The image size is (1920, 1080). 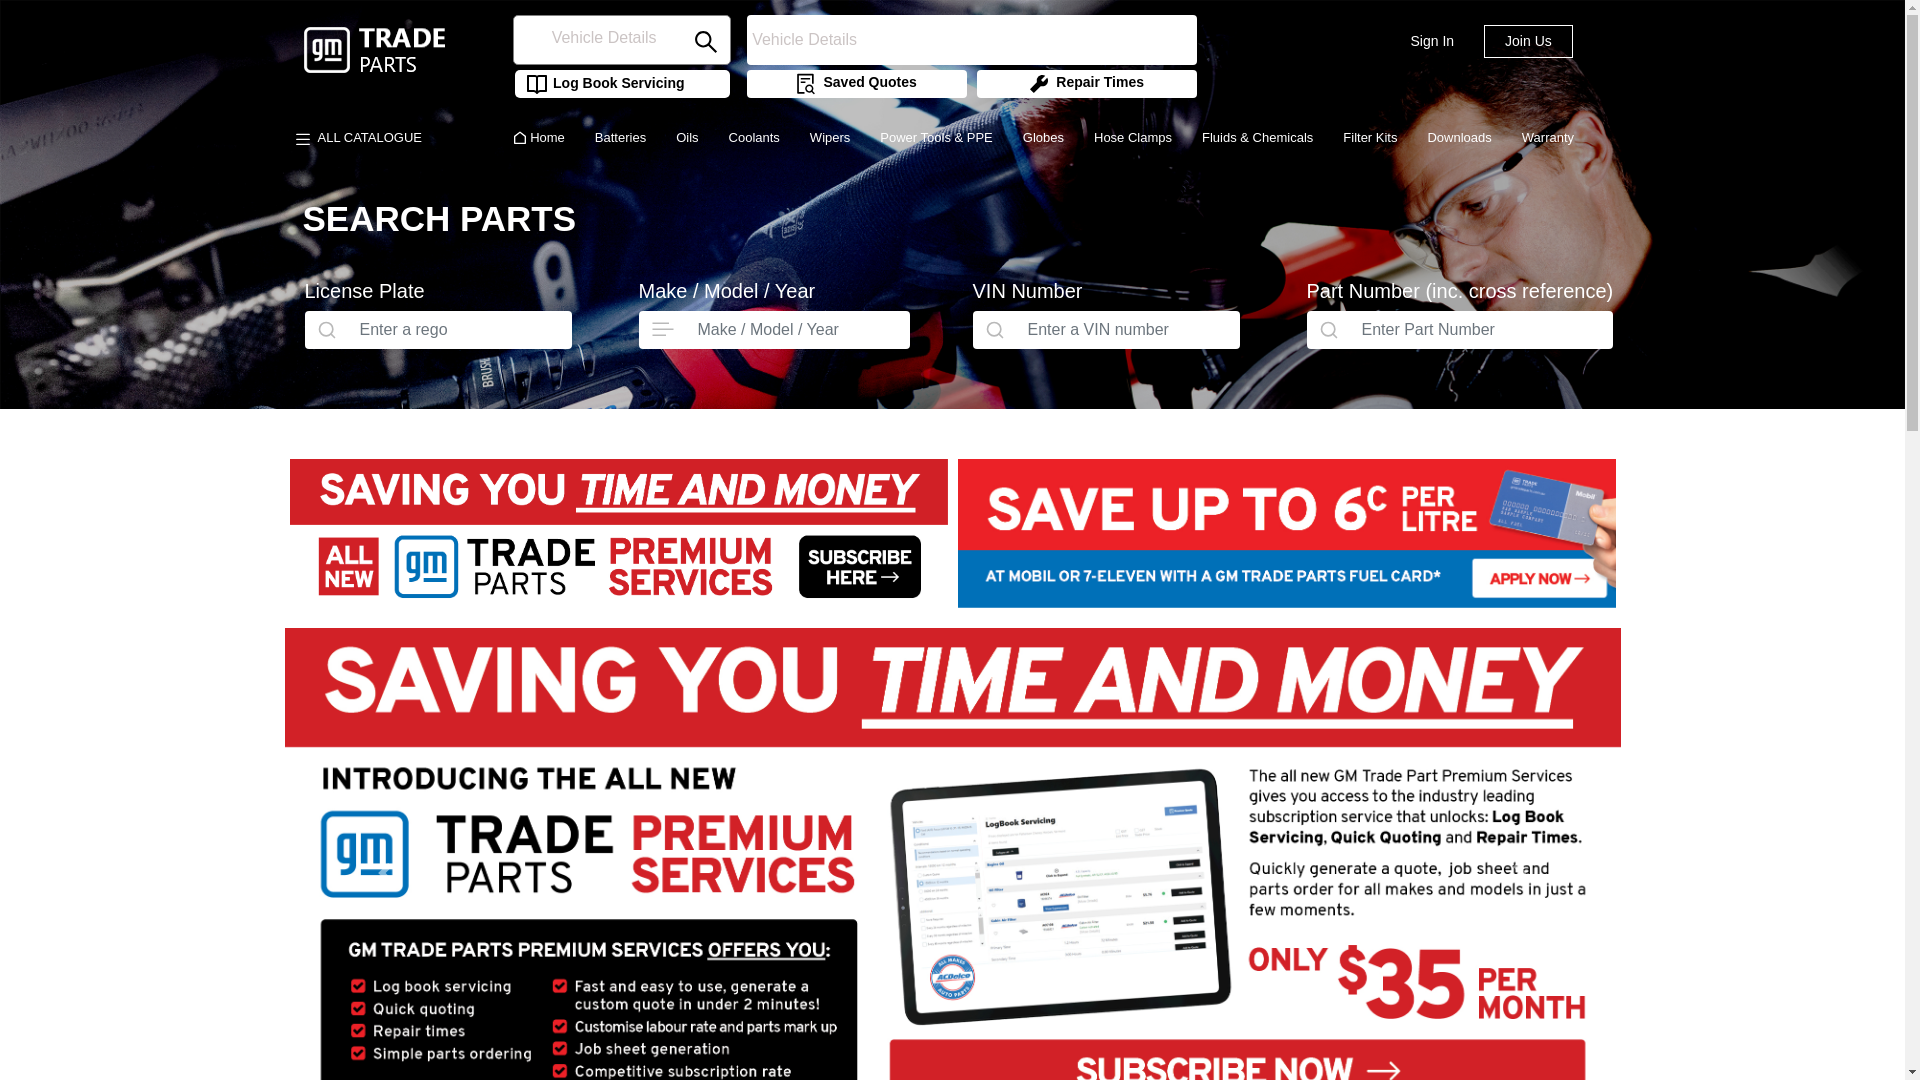 I want to click on 'Globes', so click(x=1008, y=137).